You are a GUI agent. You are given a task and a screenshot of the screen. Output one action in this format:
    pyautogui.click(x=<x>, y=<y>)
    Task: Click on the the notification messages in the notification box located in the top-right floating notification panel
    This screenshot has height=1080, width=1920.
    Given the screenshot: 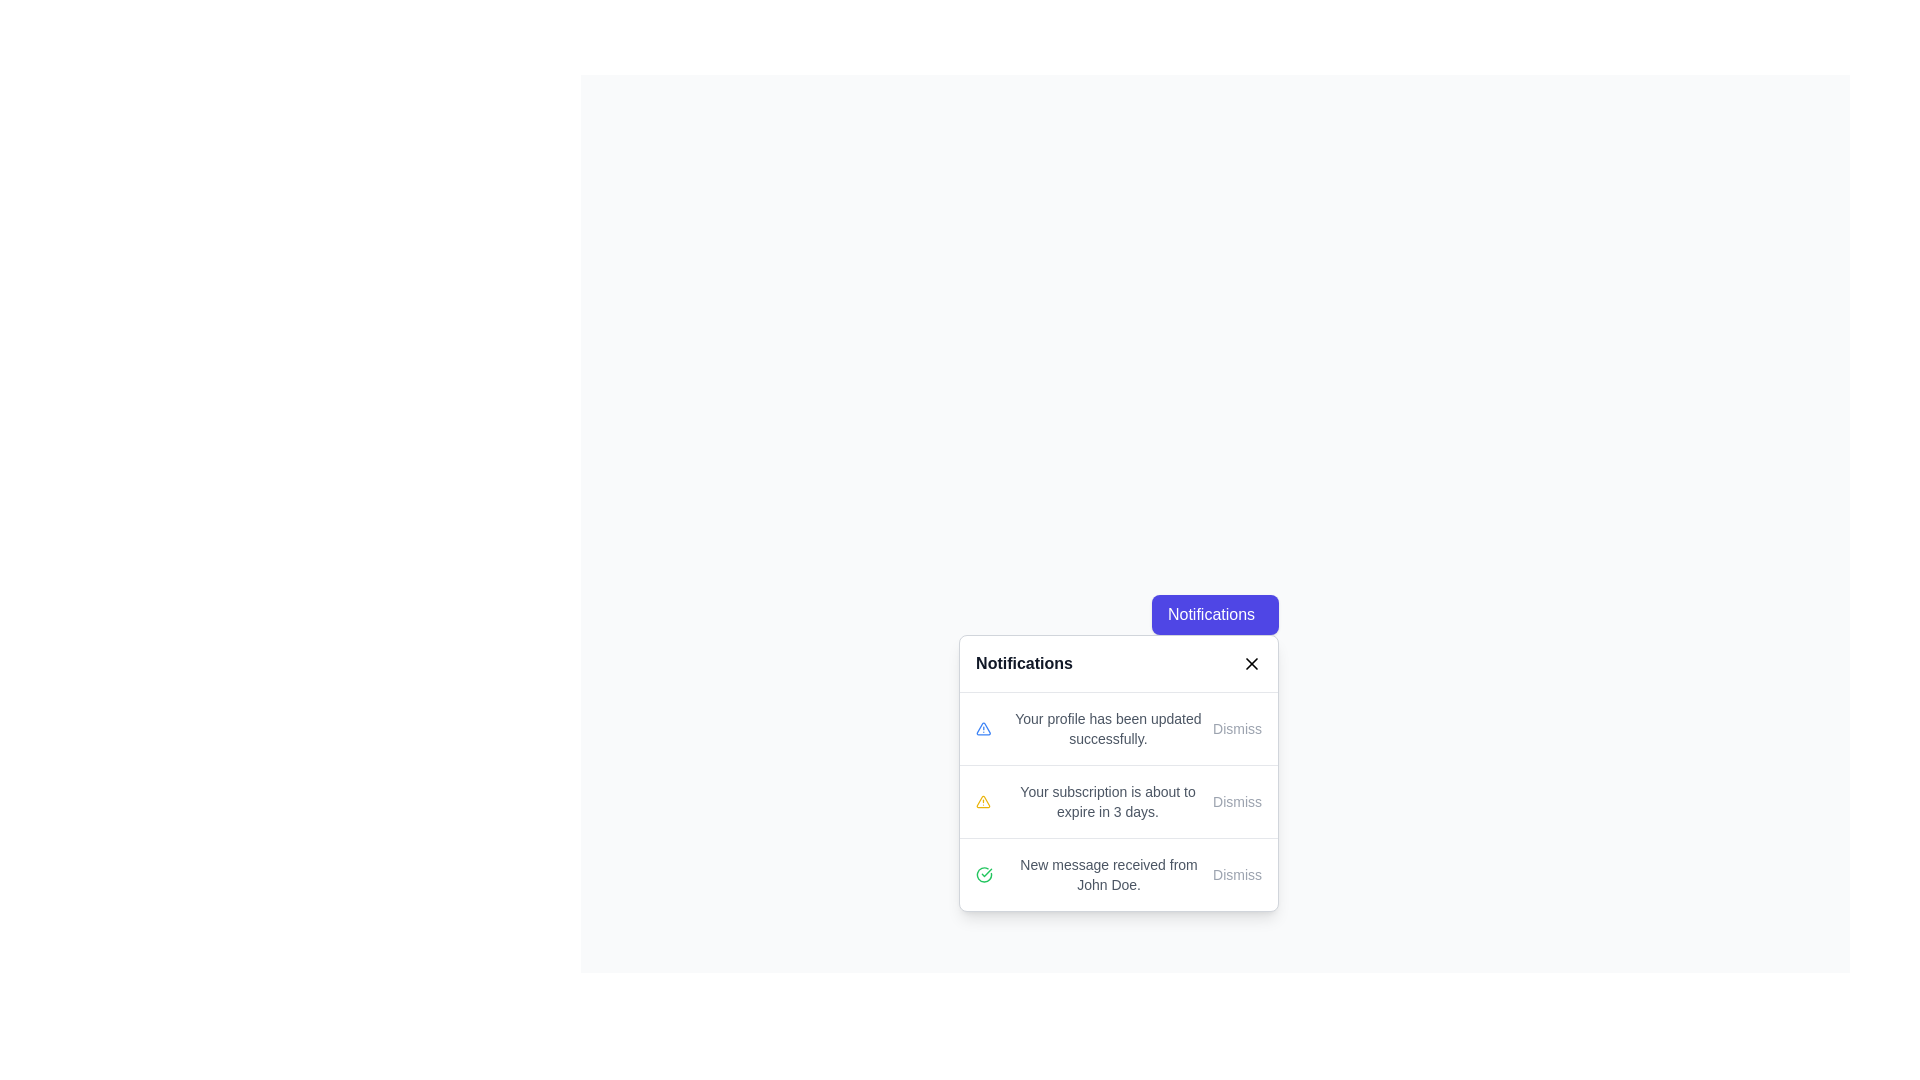 What is the action you would take?
    pyautogui.click(x=1118, y=801)
    